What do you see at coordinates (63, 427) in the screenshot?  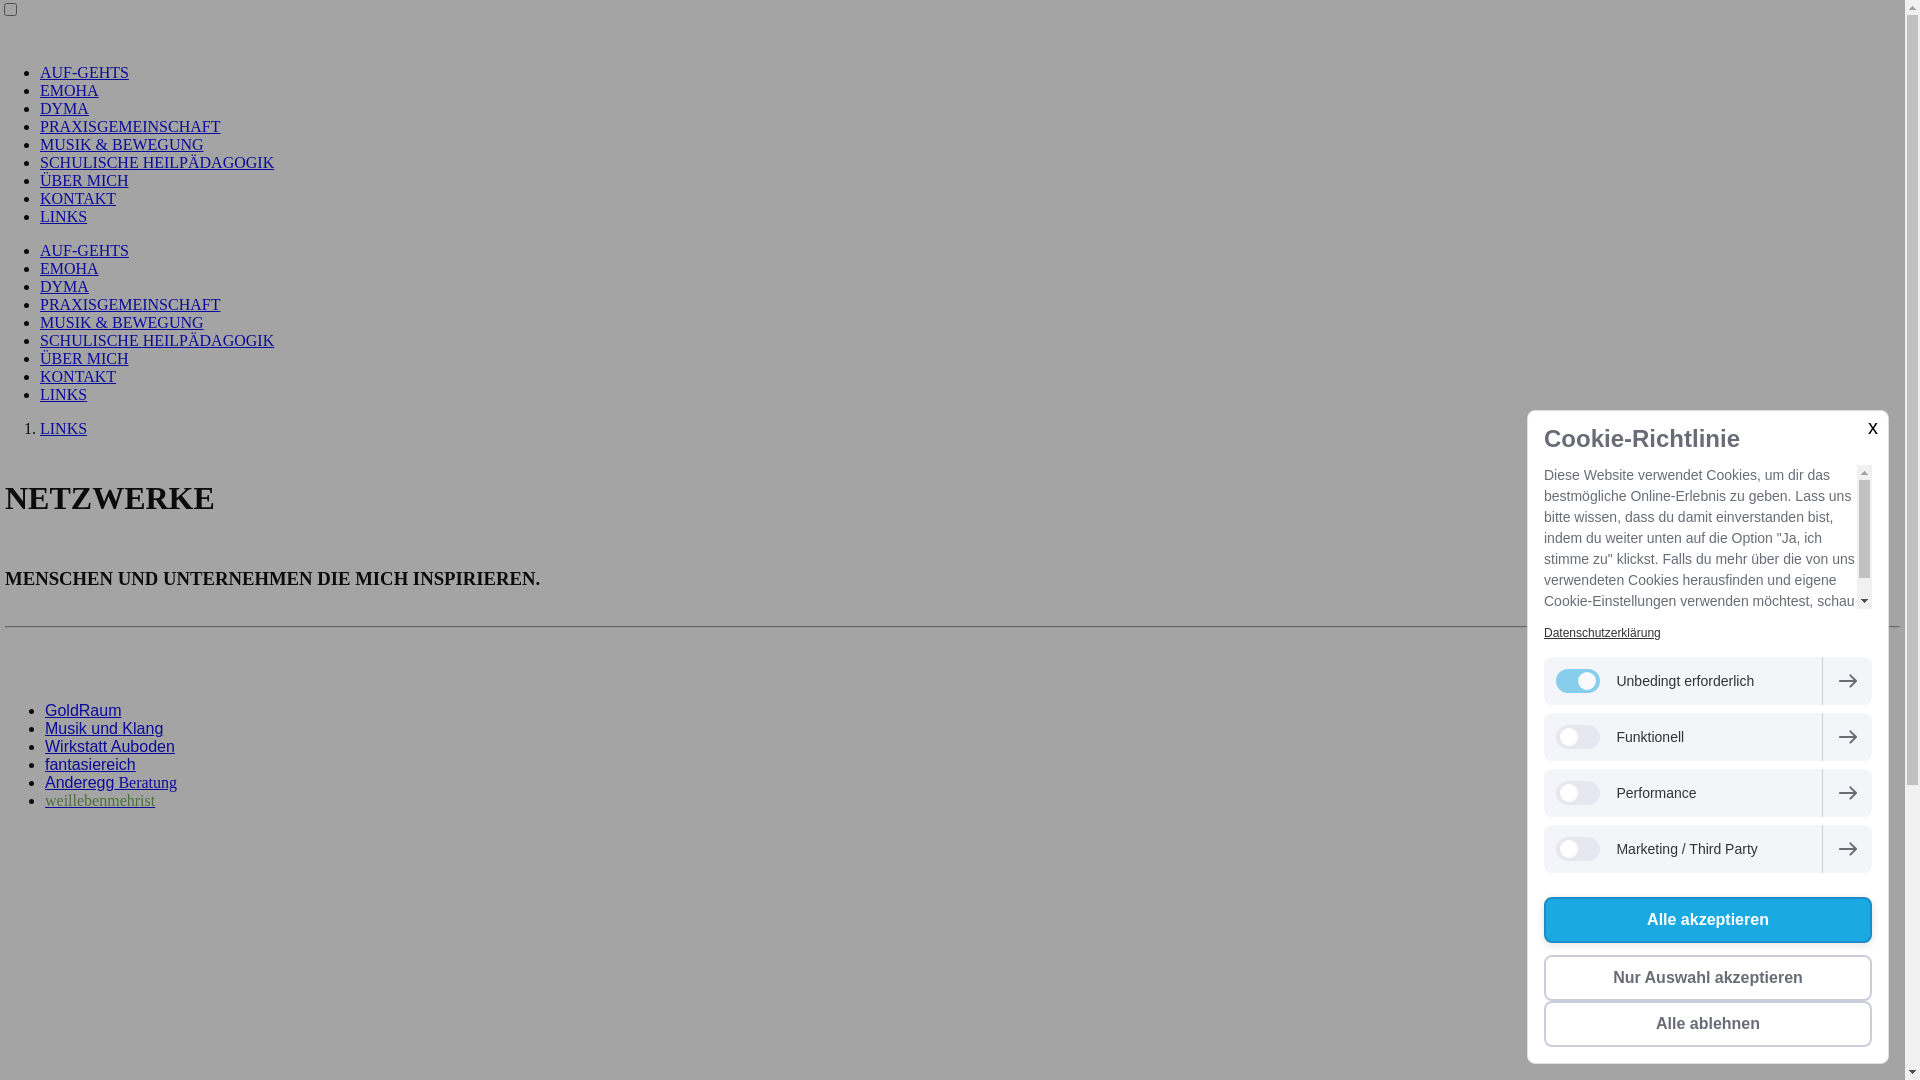 I see `'LINKS'` at bounding box center [63, 427].